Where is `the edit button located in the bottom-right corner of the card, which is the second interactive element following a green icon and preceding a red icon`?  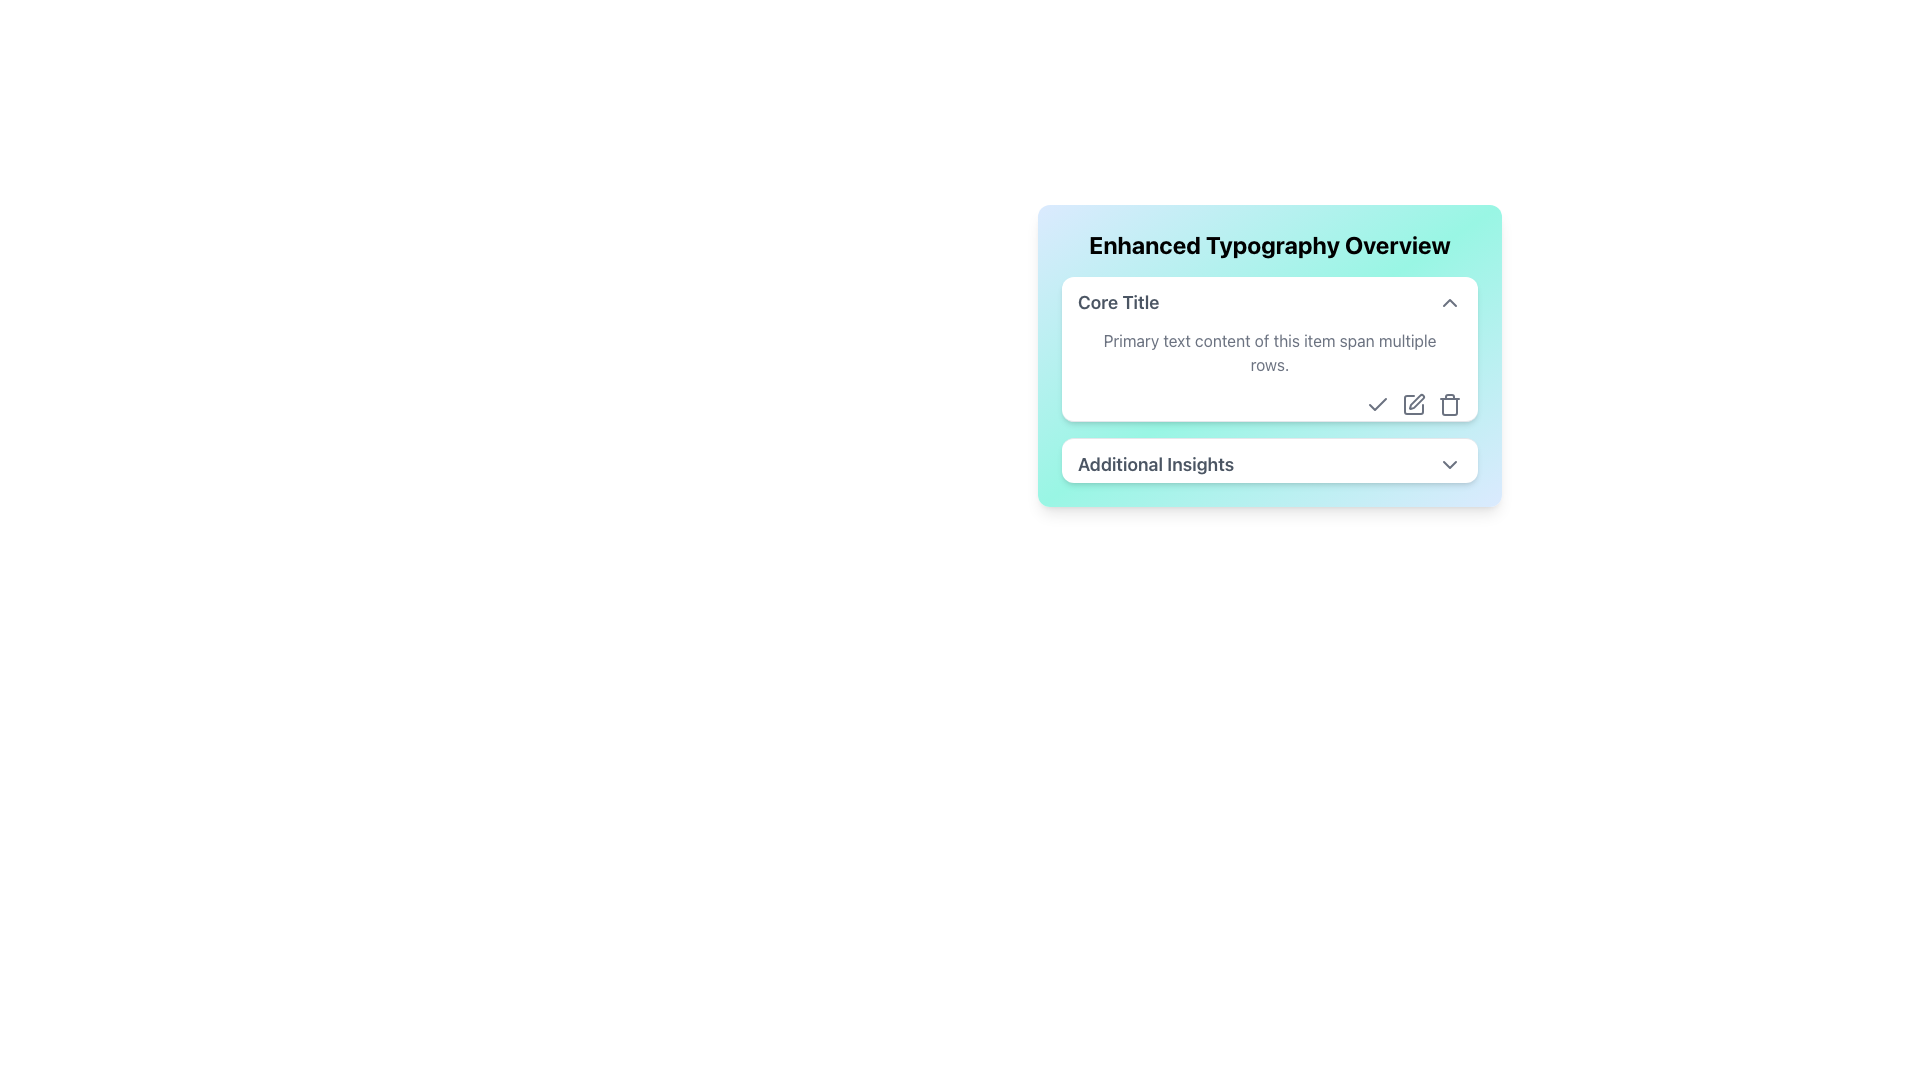
the edit button located in the bottom-right corner of the card, which is the second interactive element following a green icon and preceding a red icon is located at coordinates (1413, 405).